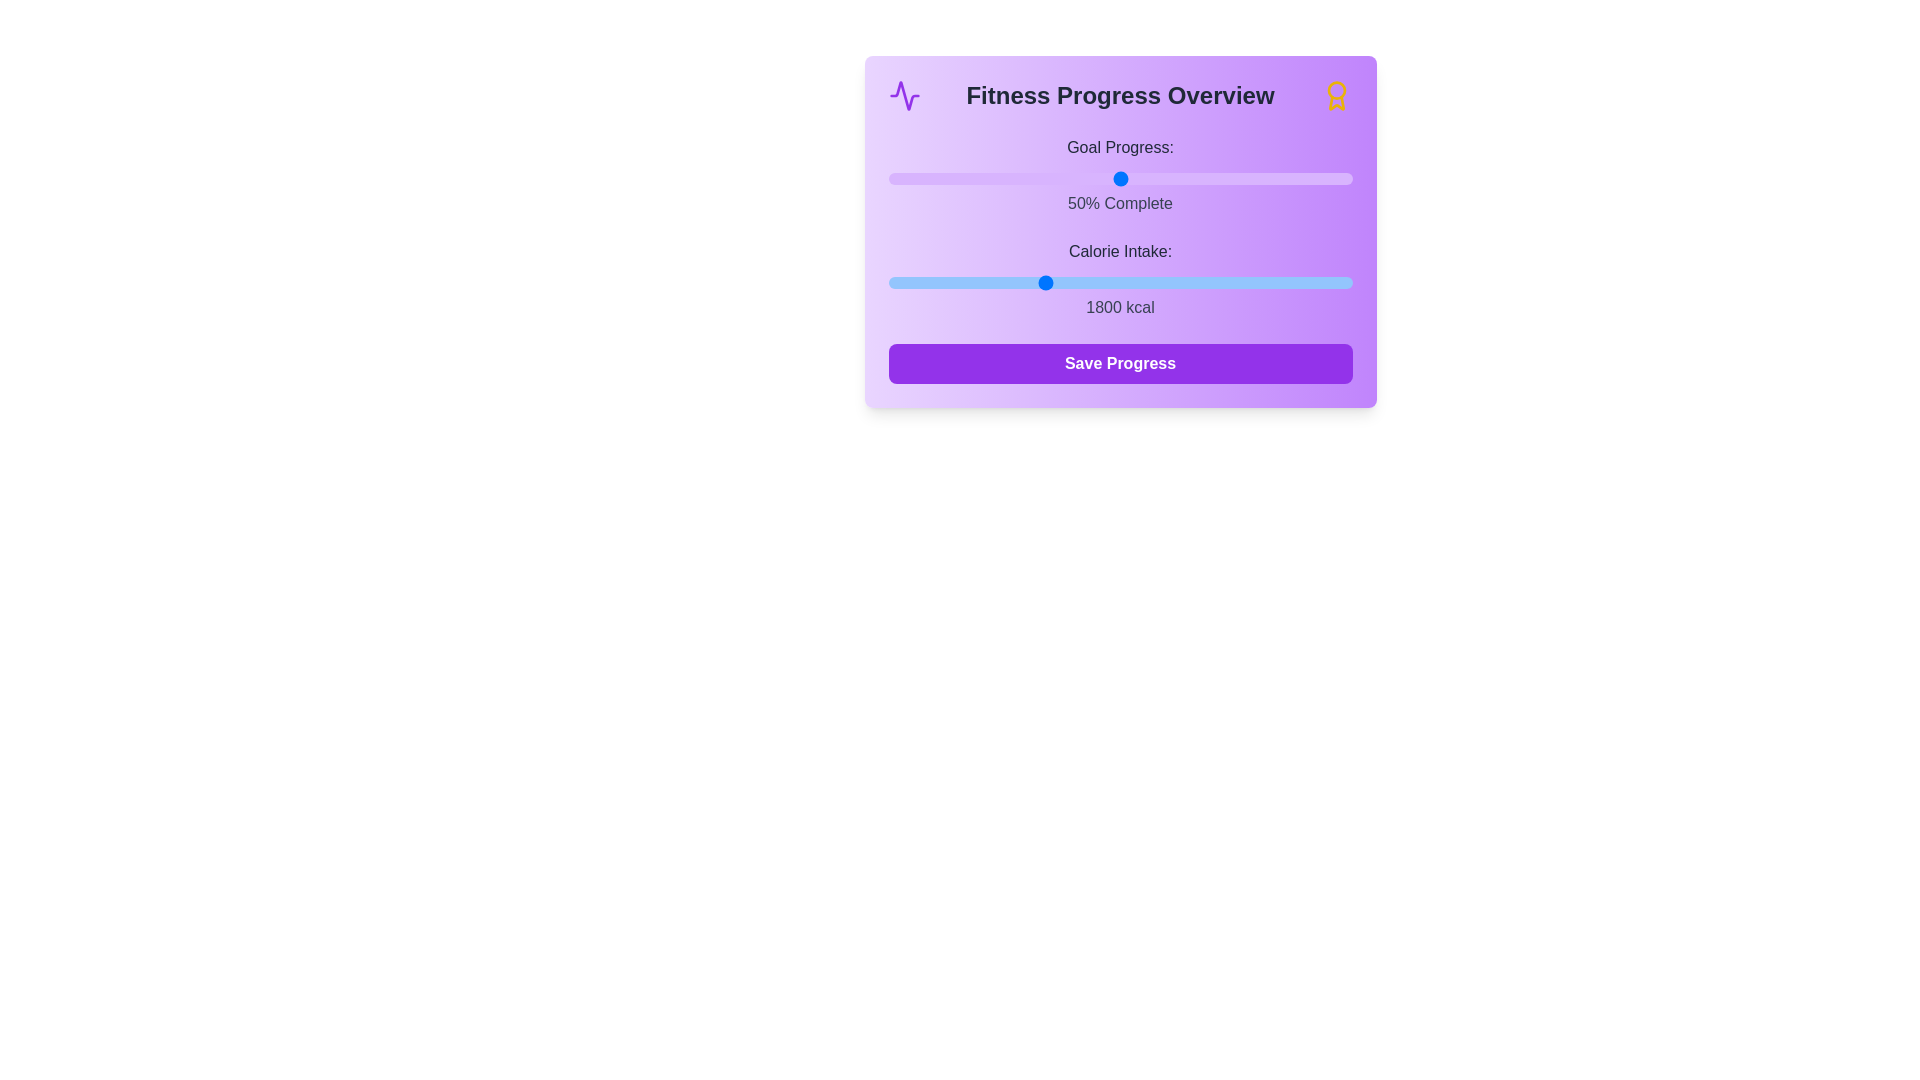  What do you see at coordinates (1263, 282) in the screenshot?
I see `calorie intake` at bounding box center [1263, 282].